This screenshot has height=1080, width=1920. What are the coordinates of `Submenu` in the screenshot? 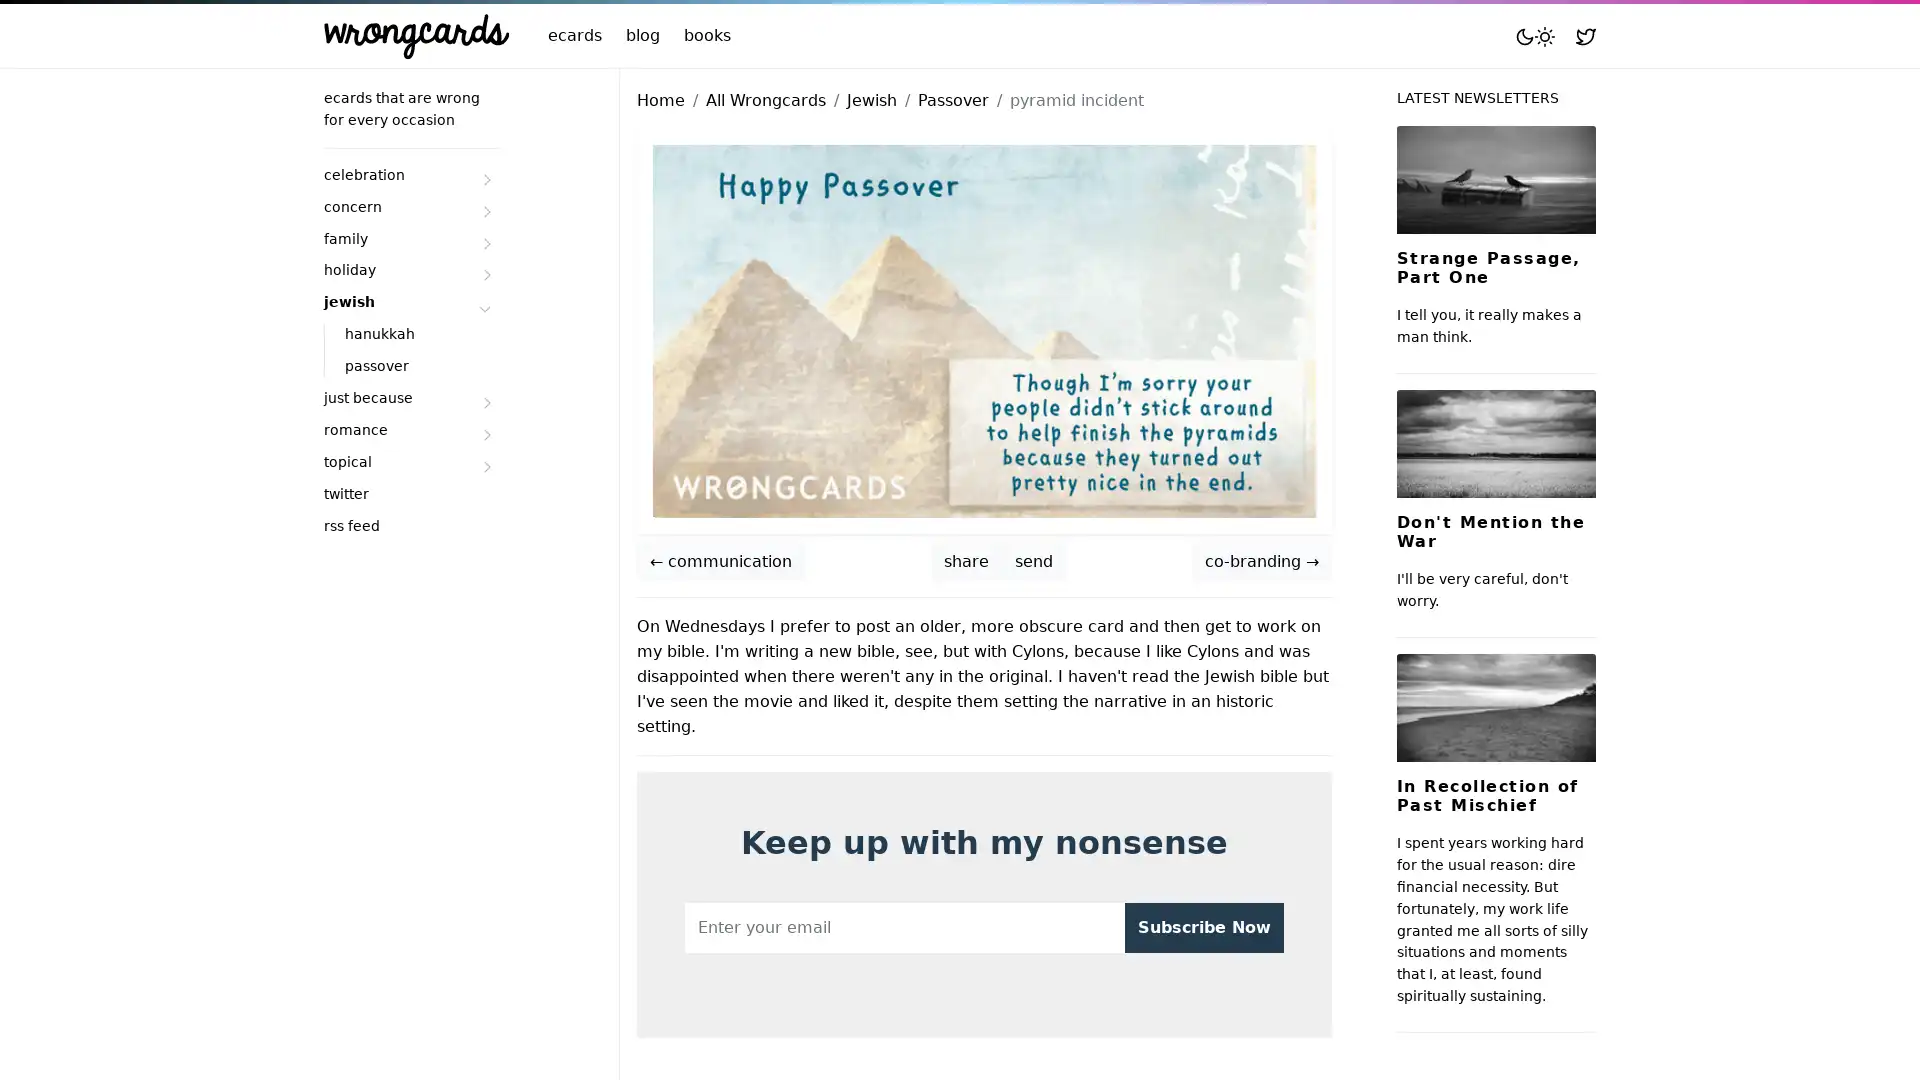 It's located at (484, 211).